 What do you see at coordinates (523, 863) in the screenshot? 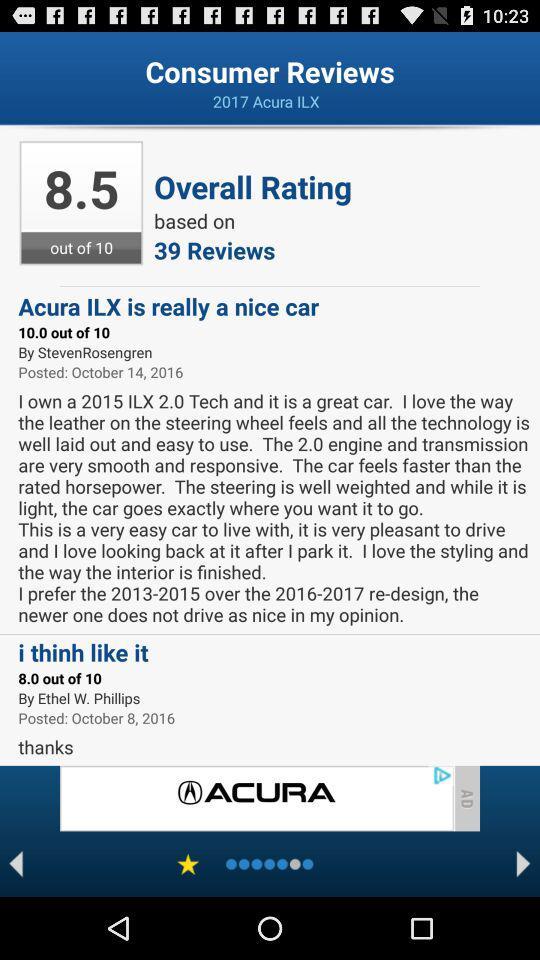
I see `next` at bounding box center [523, 863].